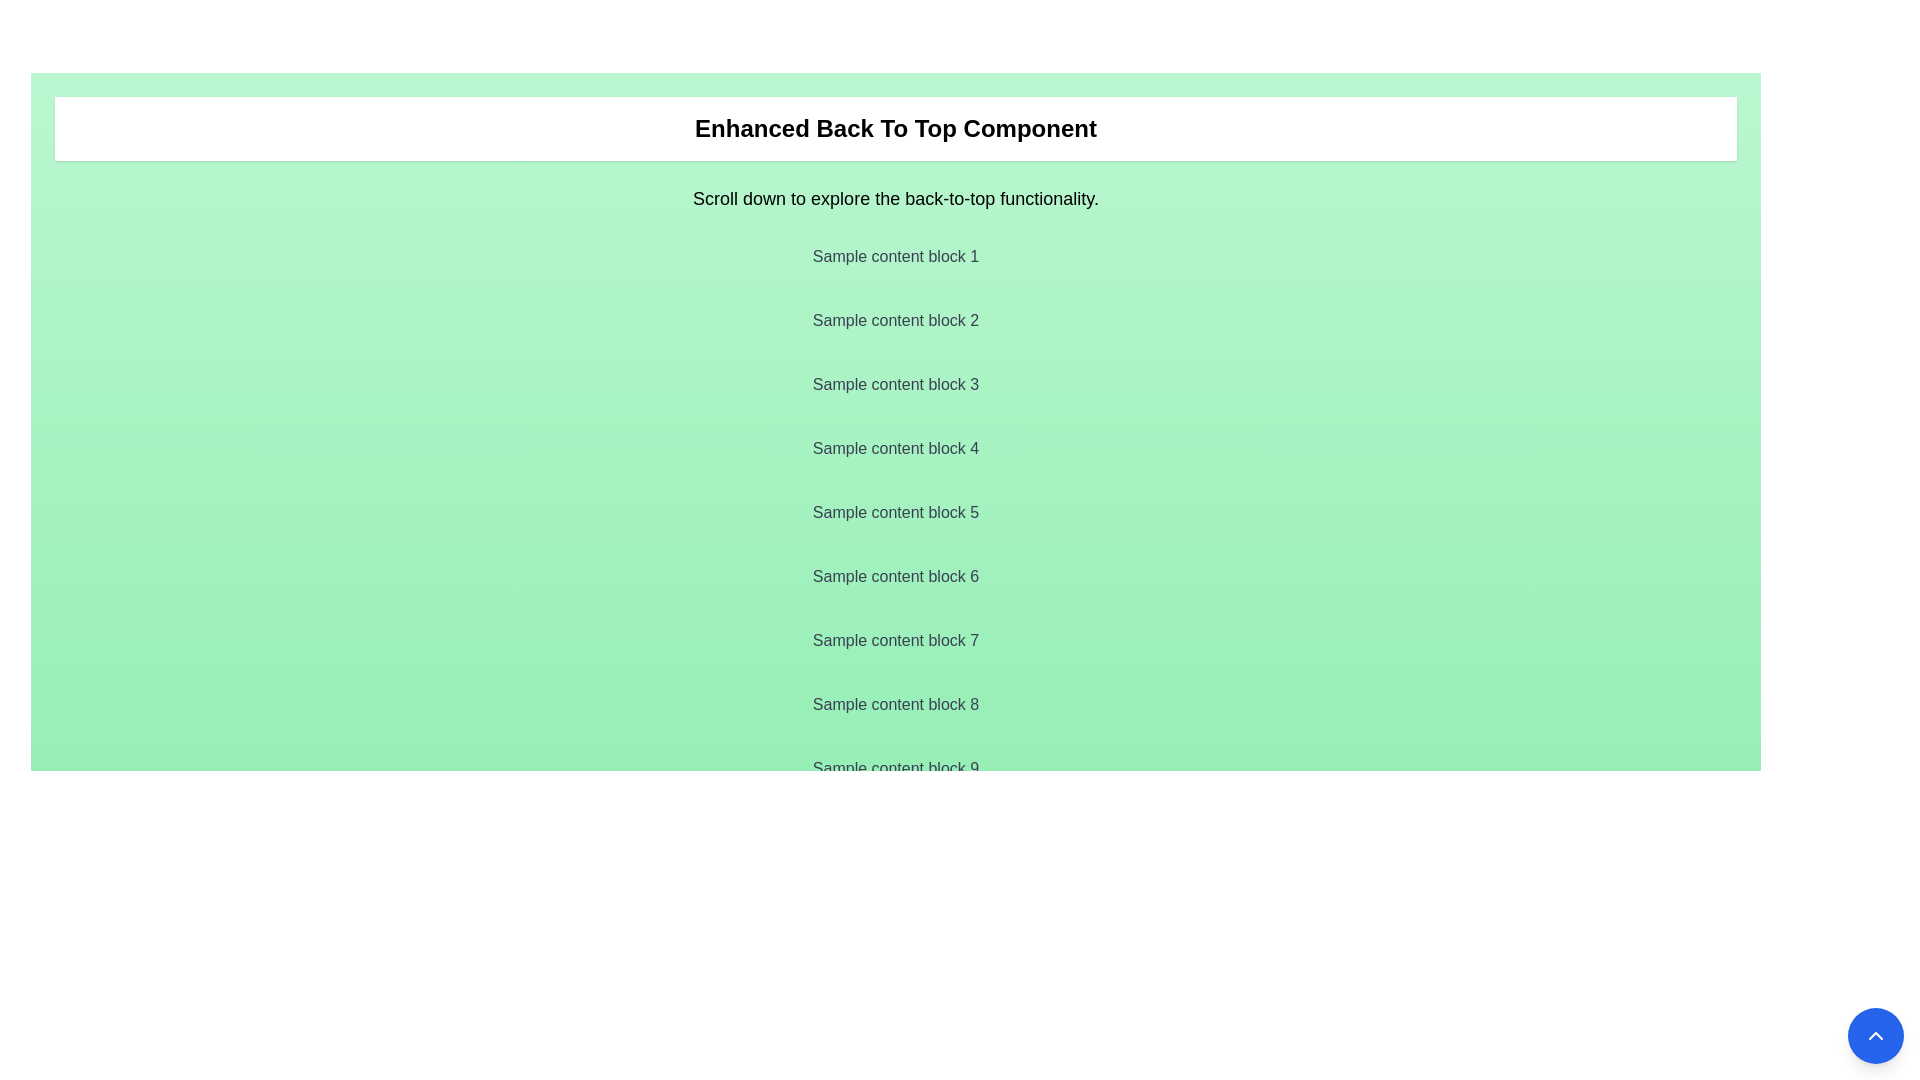 The image size is (1920, 1080). Describe the element at coordinates (895, 767) in the screenshot. I see `the static text block displaying 'Sample content block 9.'` at that location.